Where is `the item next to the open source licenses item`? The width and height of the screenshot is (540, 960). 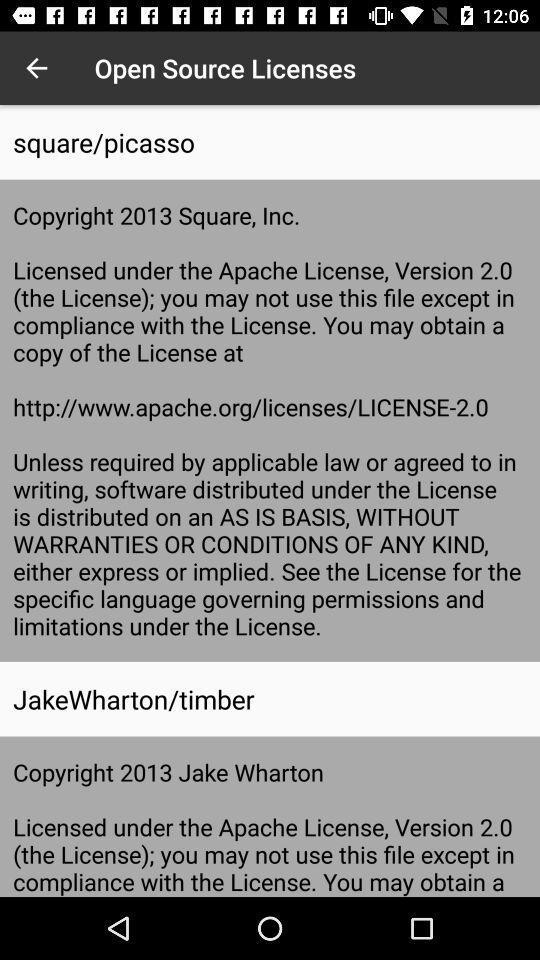 the item next to the open source licenses item is located at coordinates (36, 68).